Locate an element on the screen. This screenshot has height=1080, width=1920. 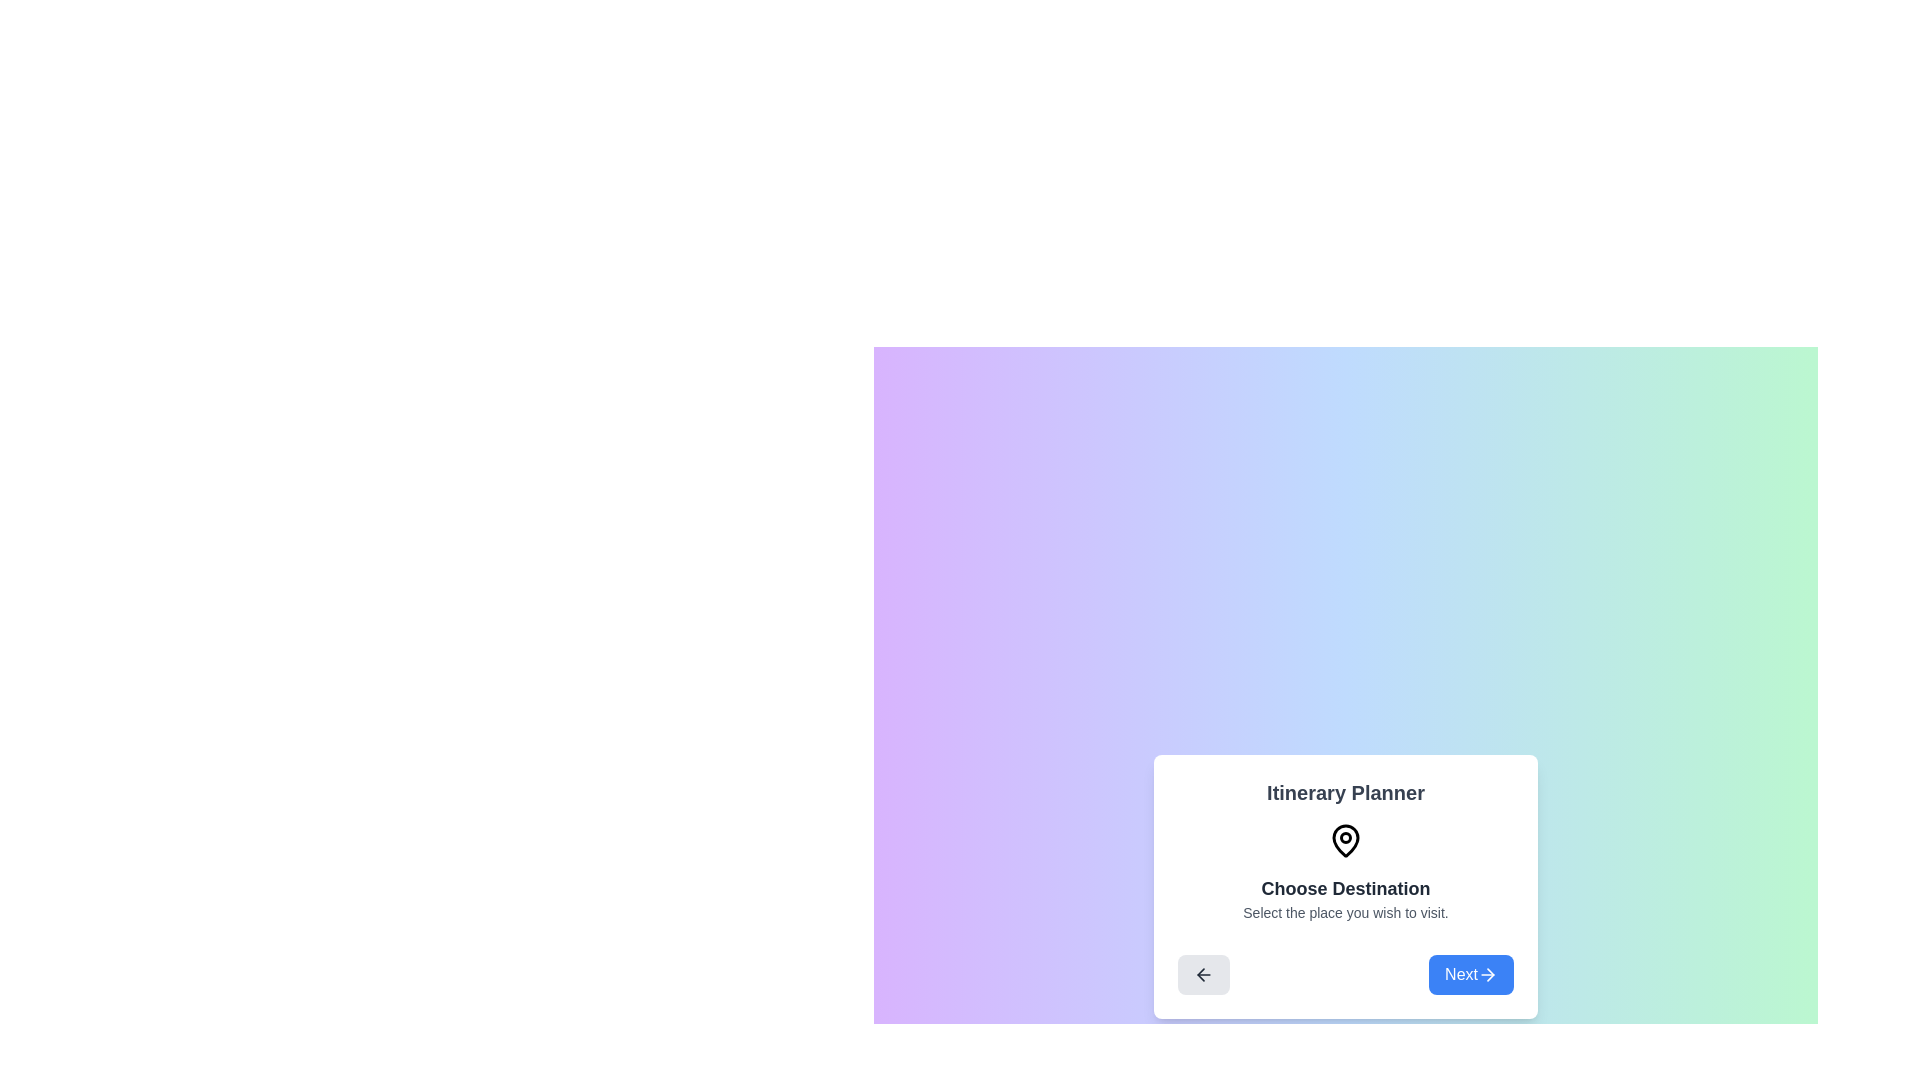
the right-facing arrow icon within the 'Next' button at the bottom right of the interface is located at coordinates (1490, 974).